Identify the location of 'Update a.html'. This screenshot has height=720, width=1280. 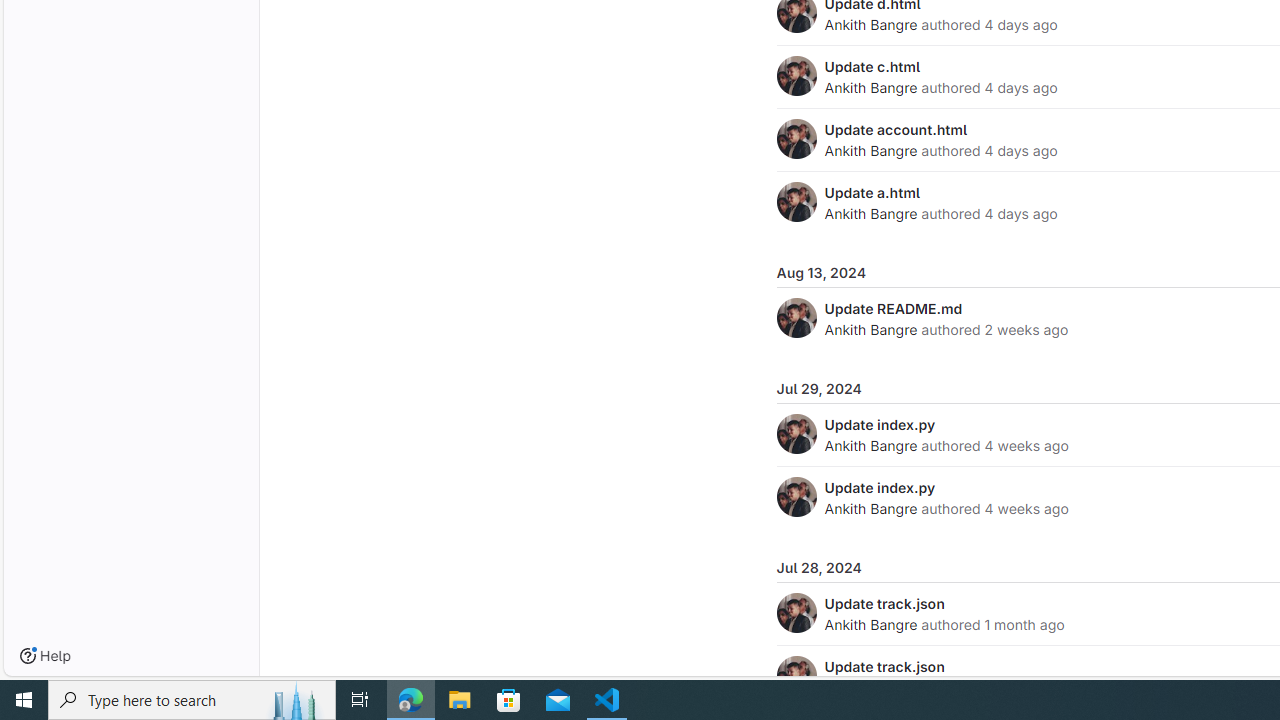
(872, 192).